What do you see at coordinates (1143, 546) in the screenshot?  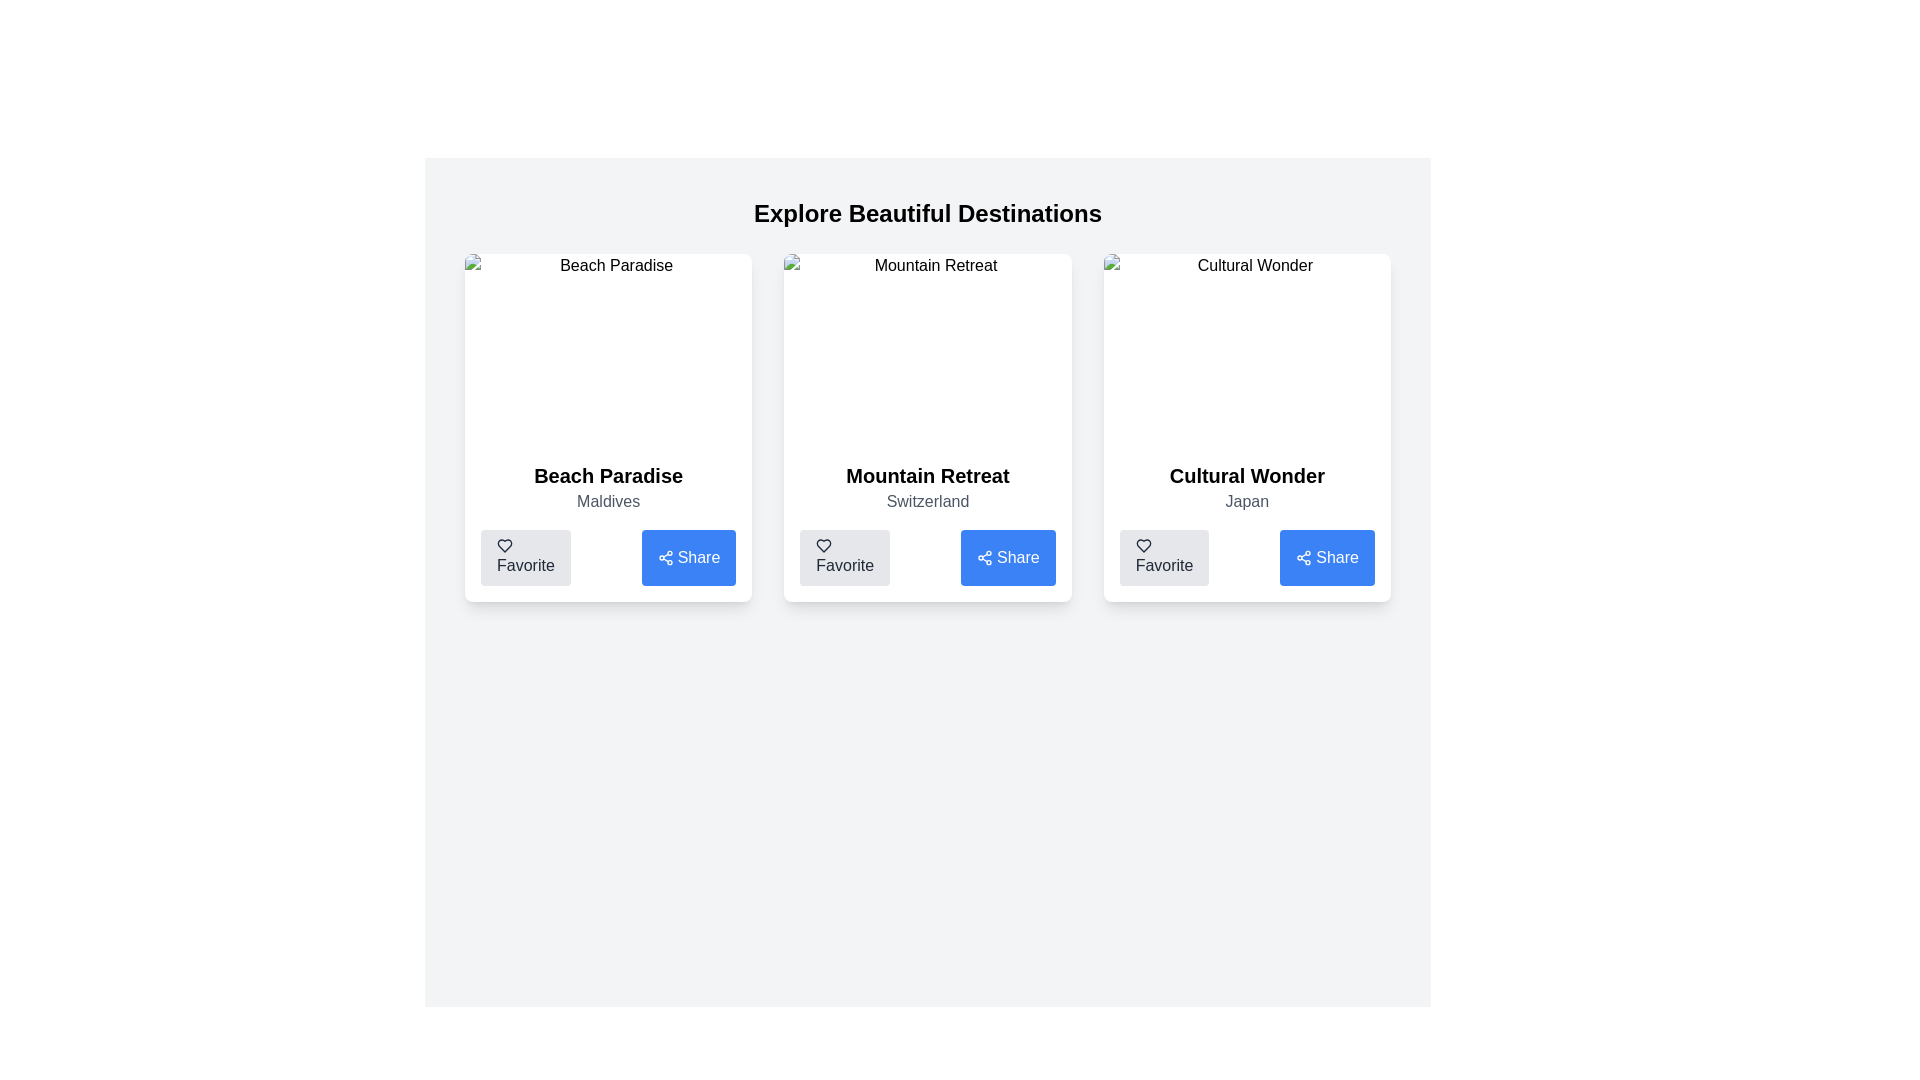 I see `the heart icon located in the bottom-left section of the 'Cultural Wonder' card to mark the item as a favorite` at bounding box center [1143, 546].